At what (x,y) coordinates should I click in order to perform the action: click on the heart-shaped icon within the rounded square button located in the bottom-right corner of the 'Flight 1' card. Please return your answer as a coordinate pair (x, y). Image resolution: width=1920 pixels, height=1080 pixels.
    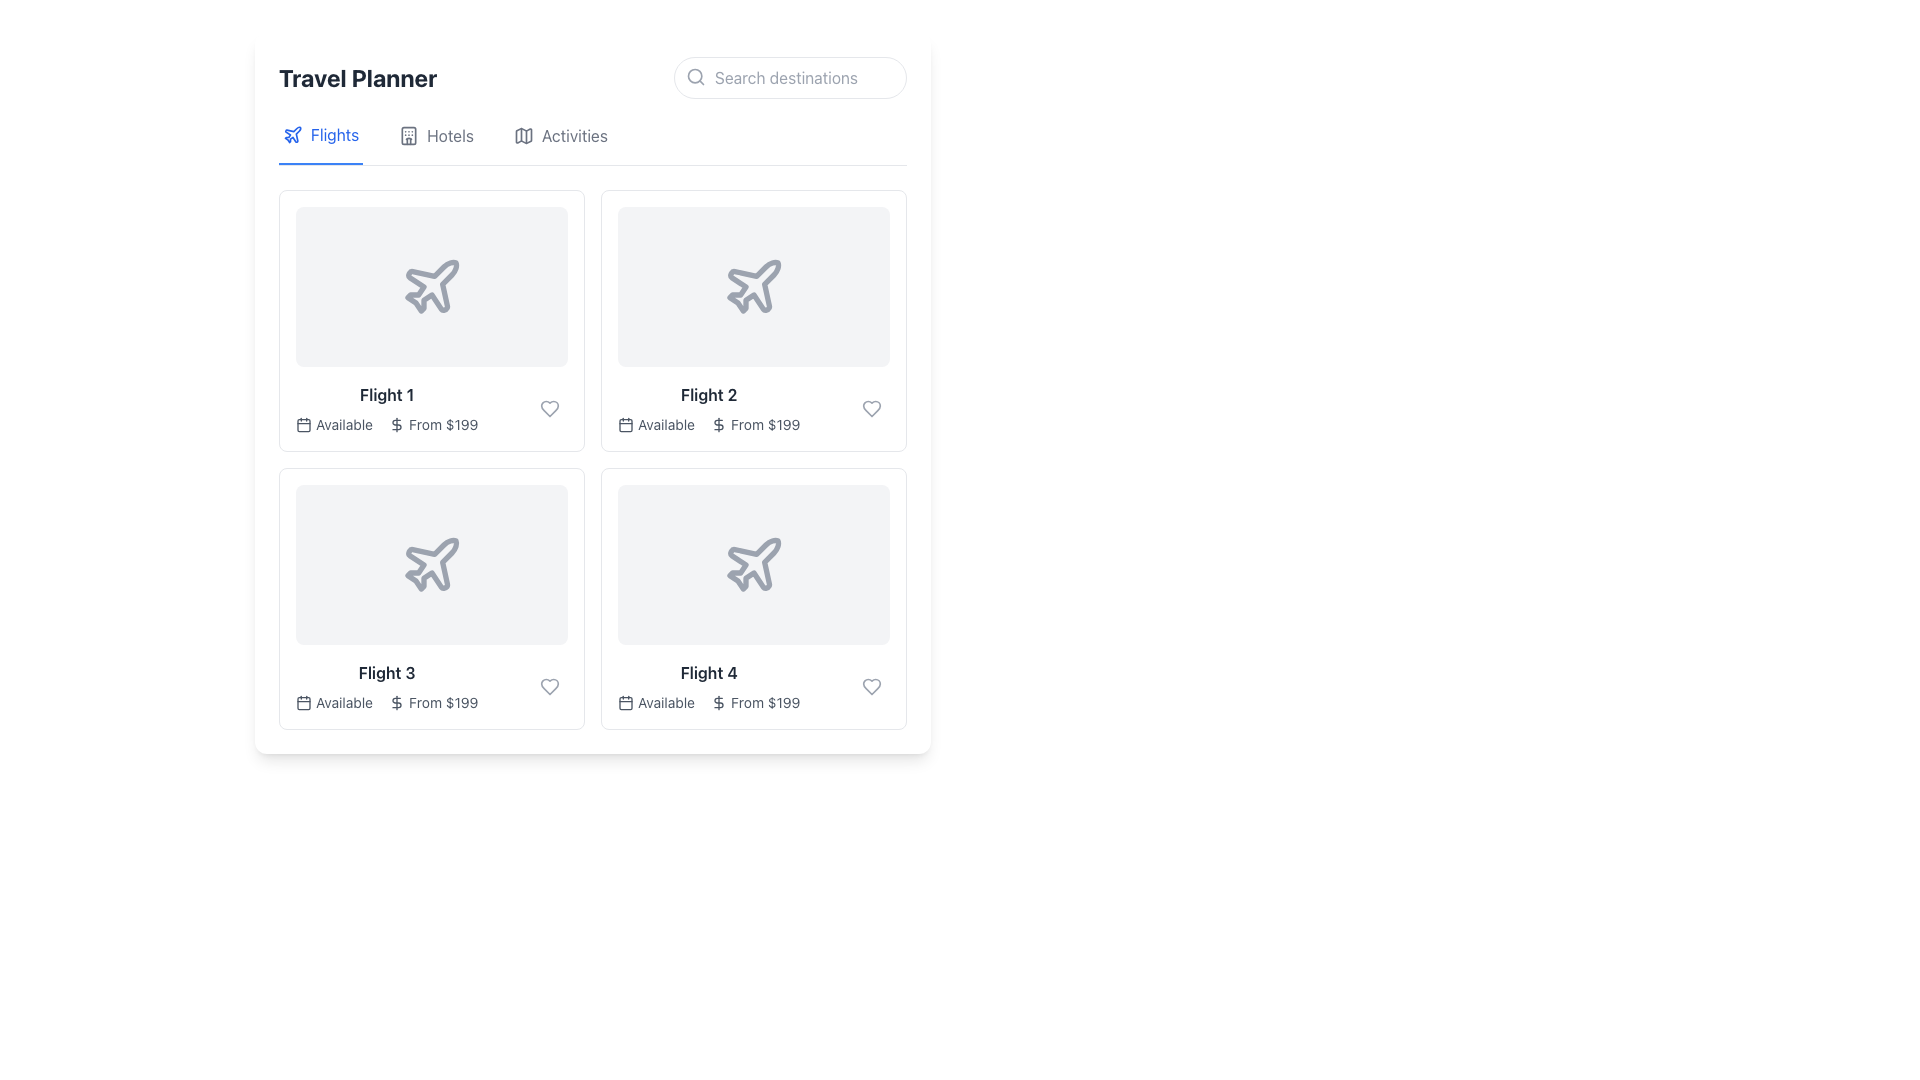
    Looking at the image, I should click on (550, 407).